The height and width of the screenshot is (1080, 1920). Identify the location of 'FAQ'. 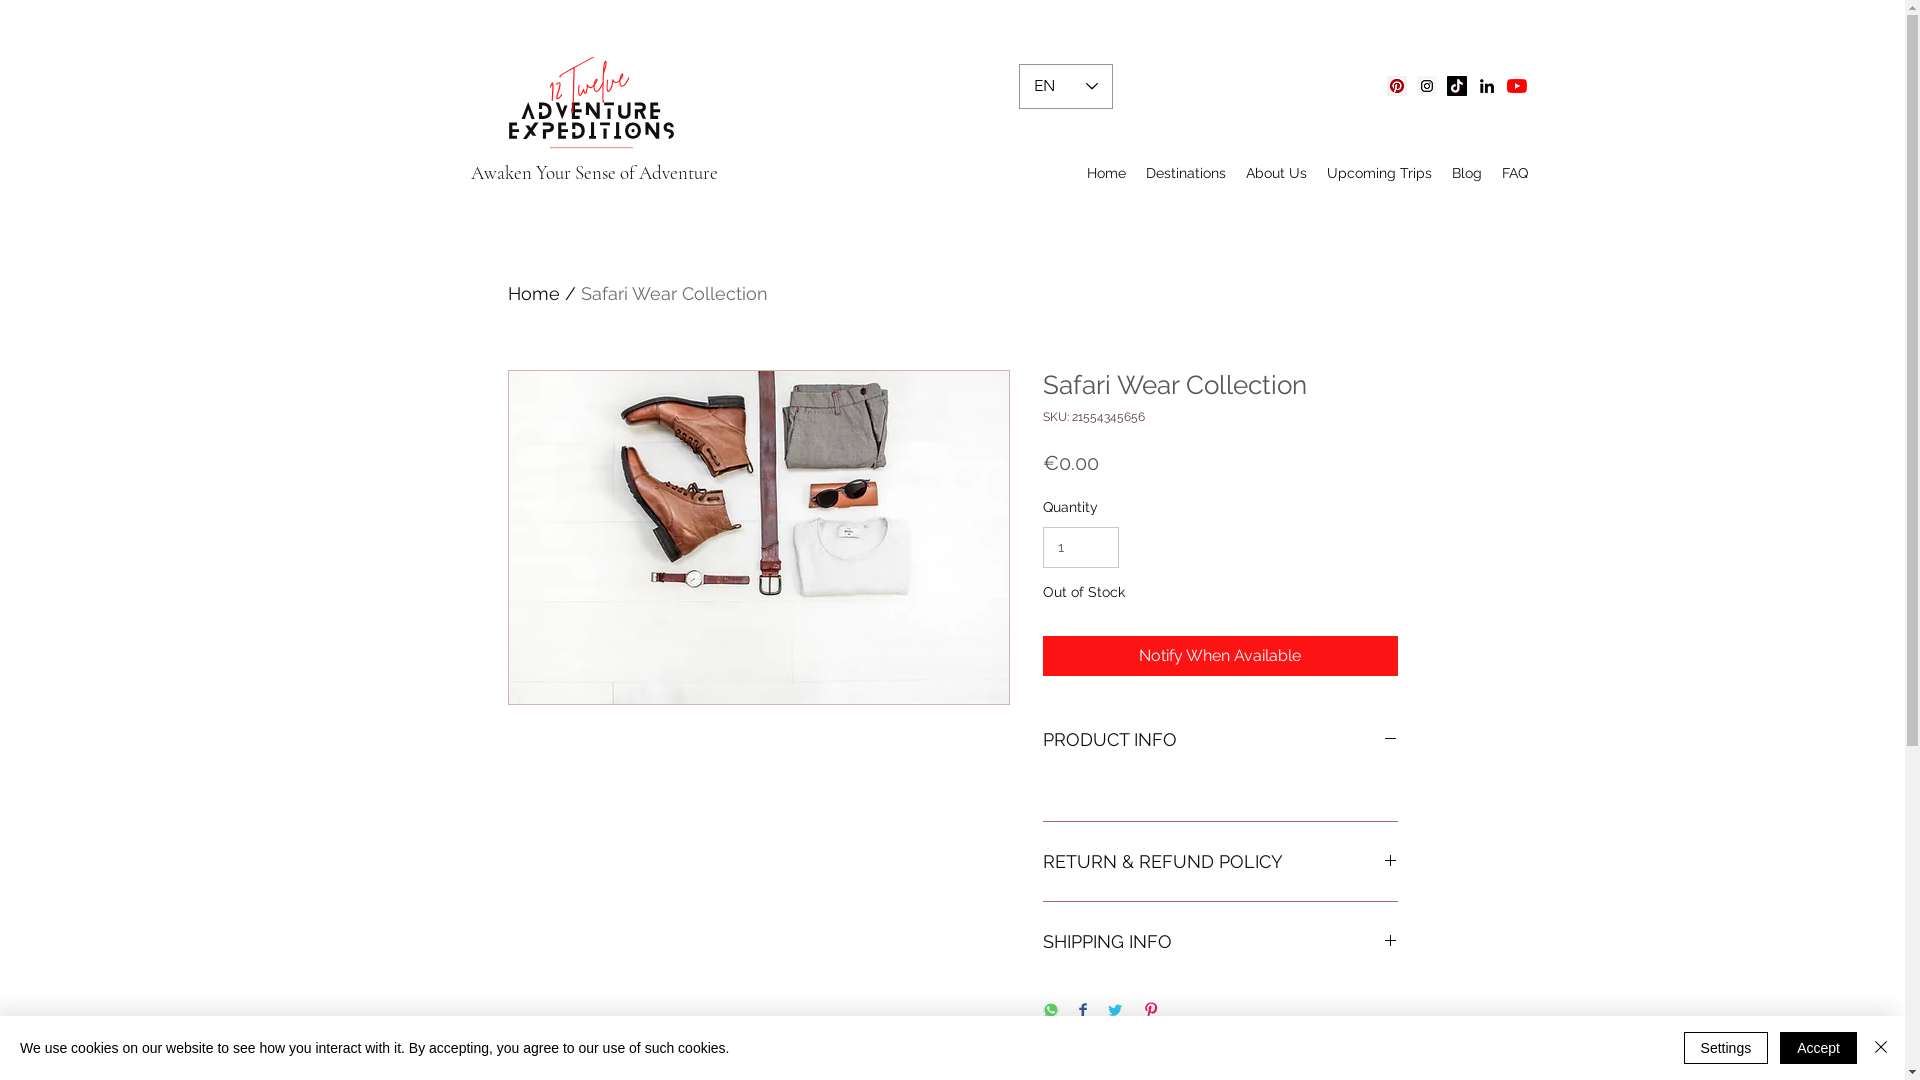
(1515, 172).